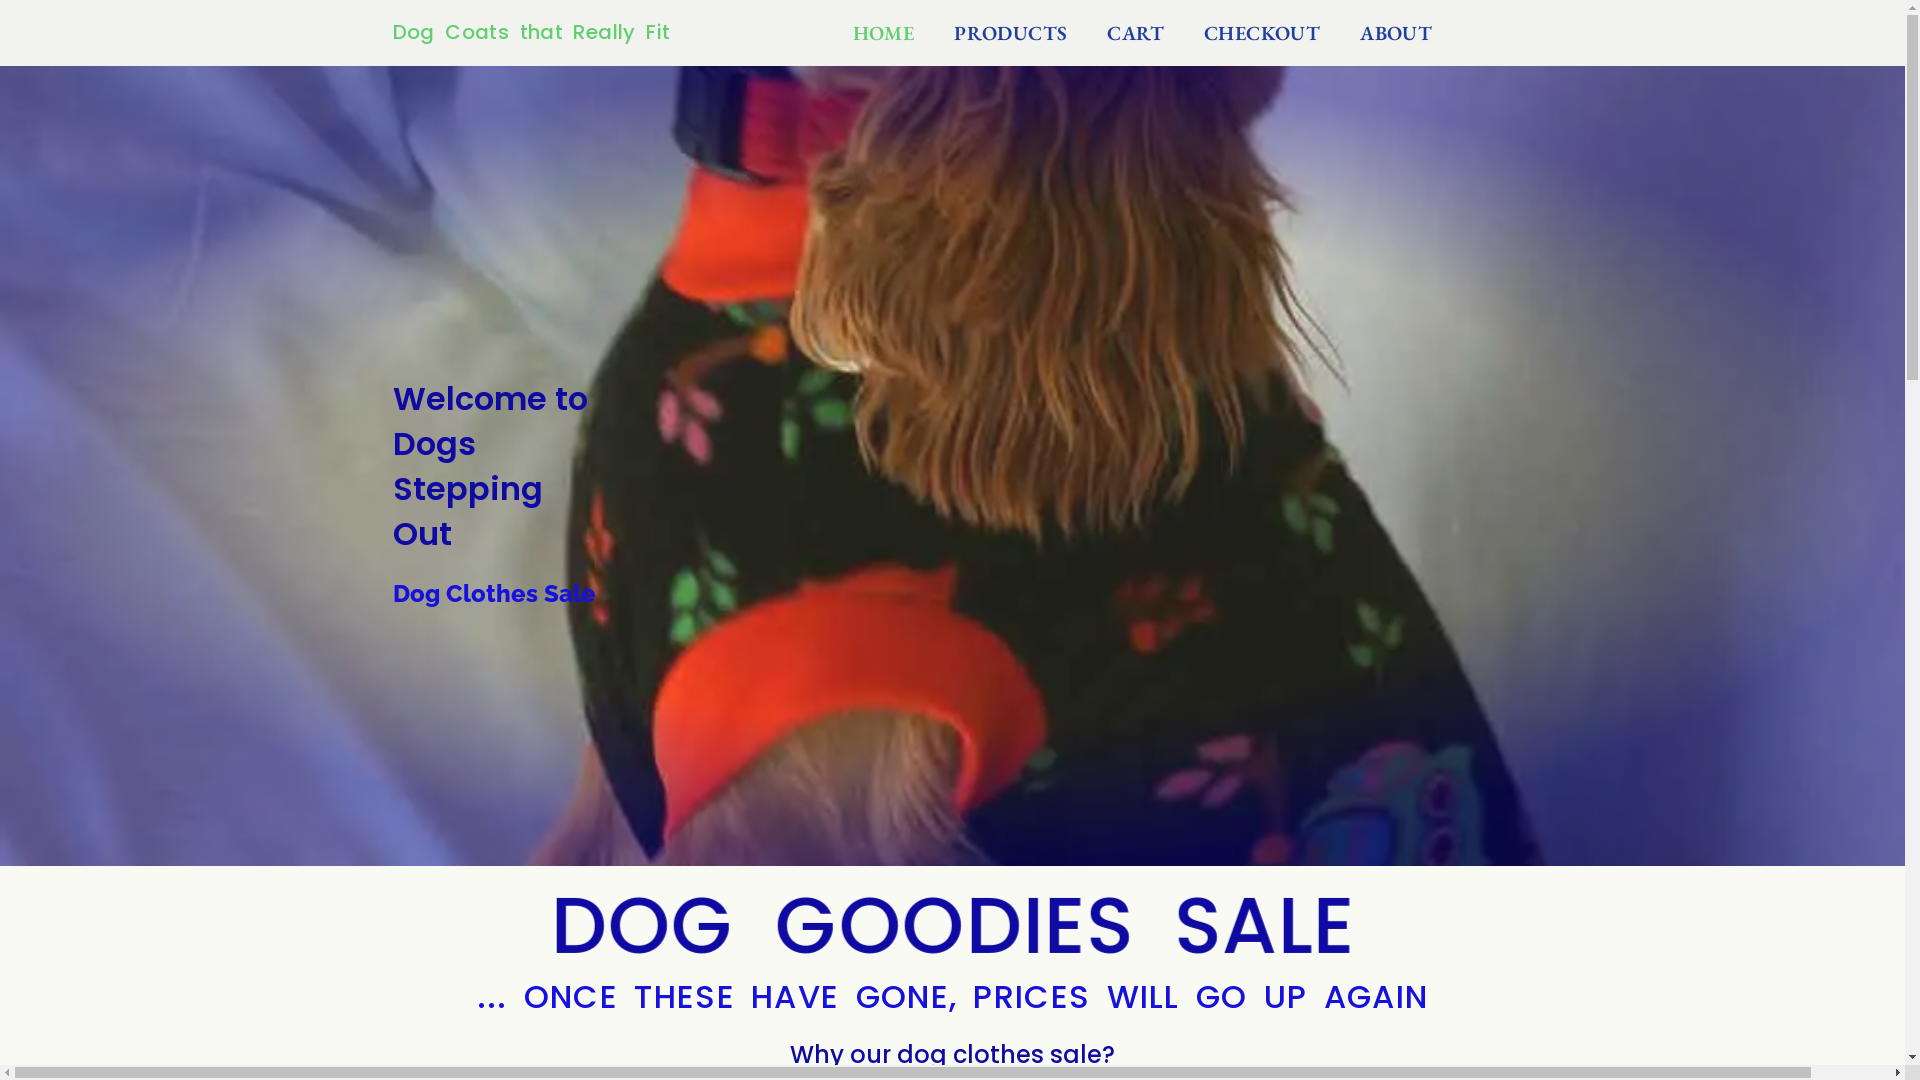  Describe the element at coordinates (1261, 33) in the screenshot. I see `'CHECKOUT'` at that location.